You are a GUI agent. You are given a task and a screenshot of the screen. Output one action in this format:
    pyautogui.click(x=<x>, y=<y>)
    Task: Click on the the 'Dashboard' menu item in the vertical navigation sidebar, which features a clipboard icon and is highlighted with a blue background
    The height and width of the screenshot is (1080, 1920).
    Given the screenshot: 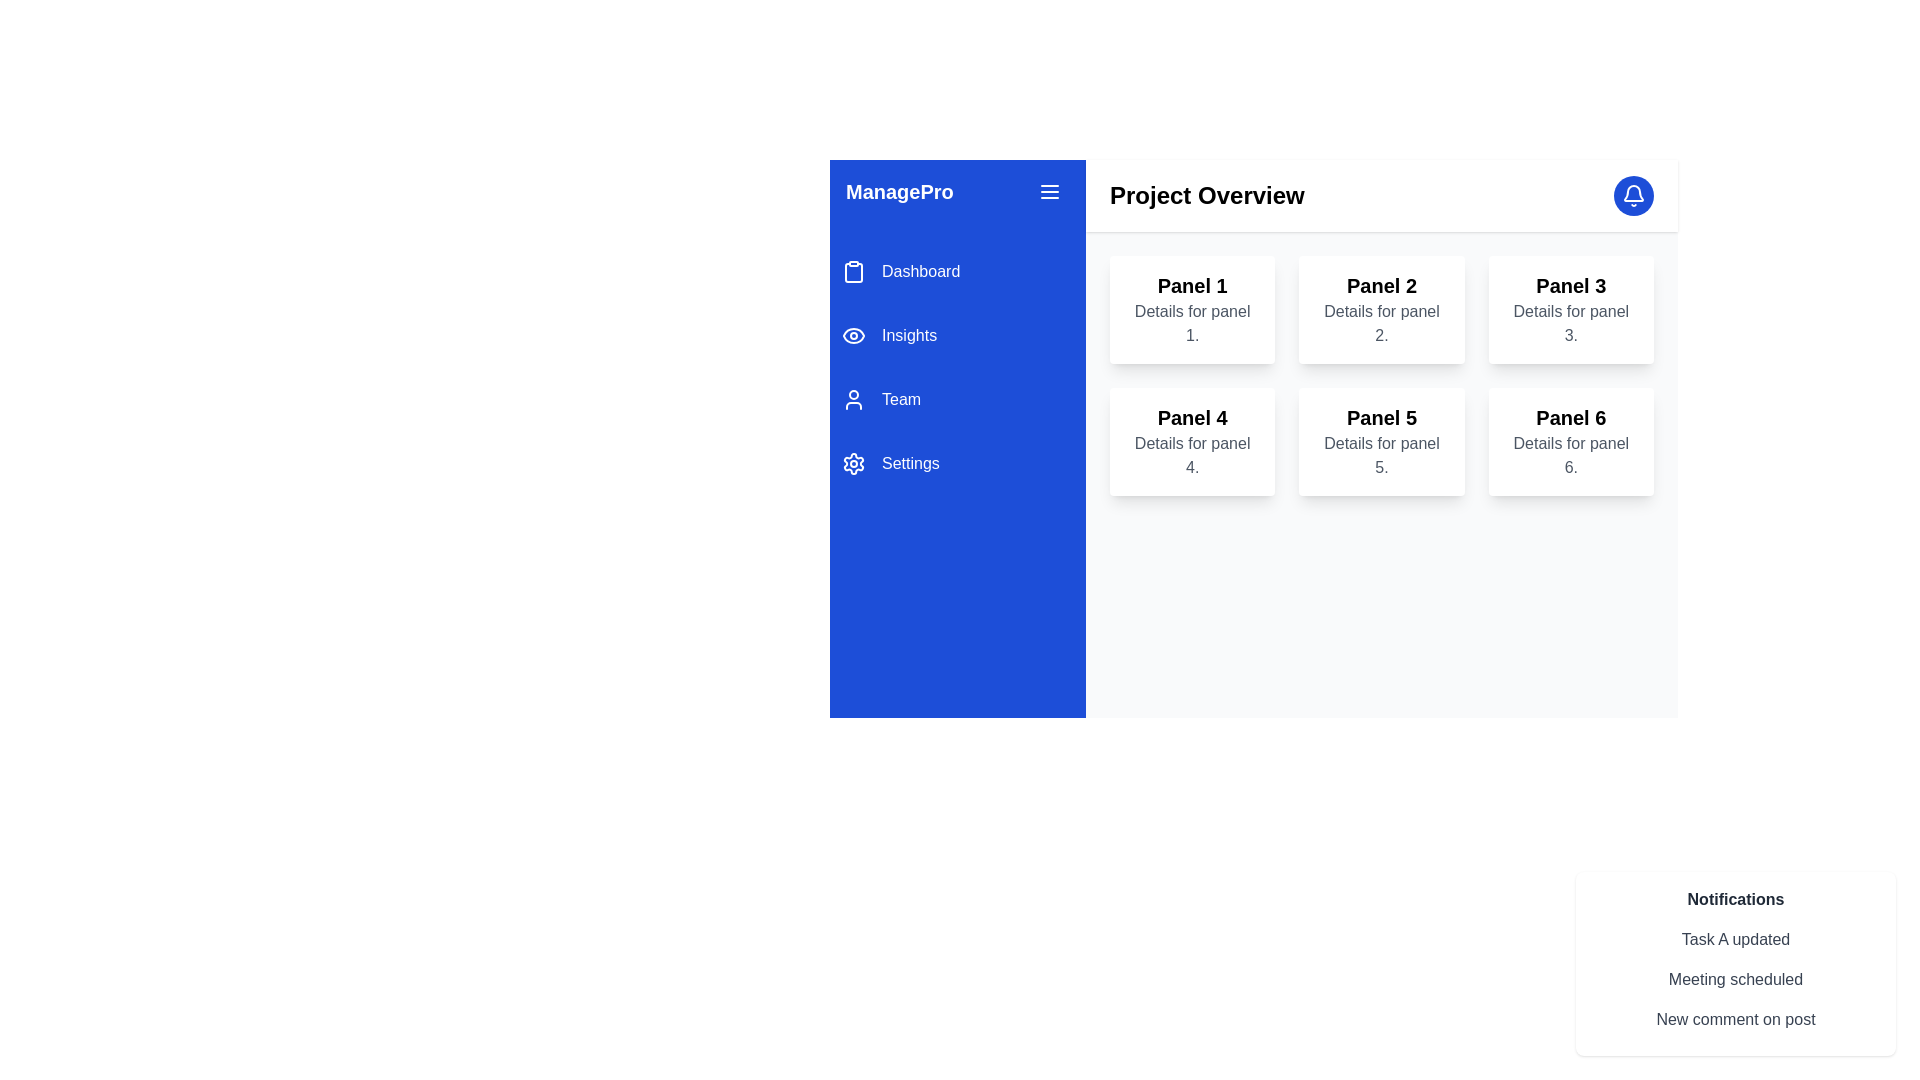 What is the action you would take?
    pyautogui.click(x=957, y=272)
    